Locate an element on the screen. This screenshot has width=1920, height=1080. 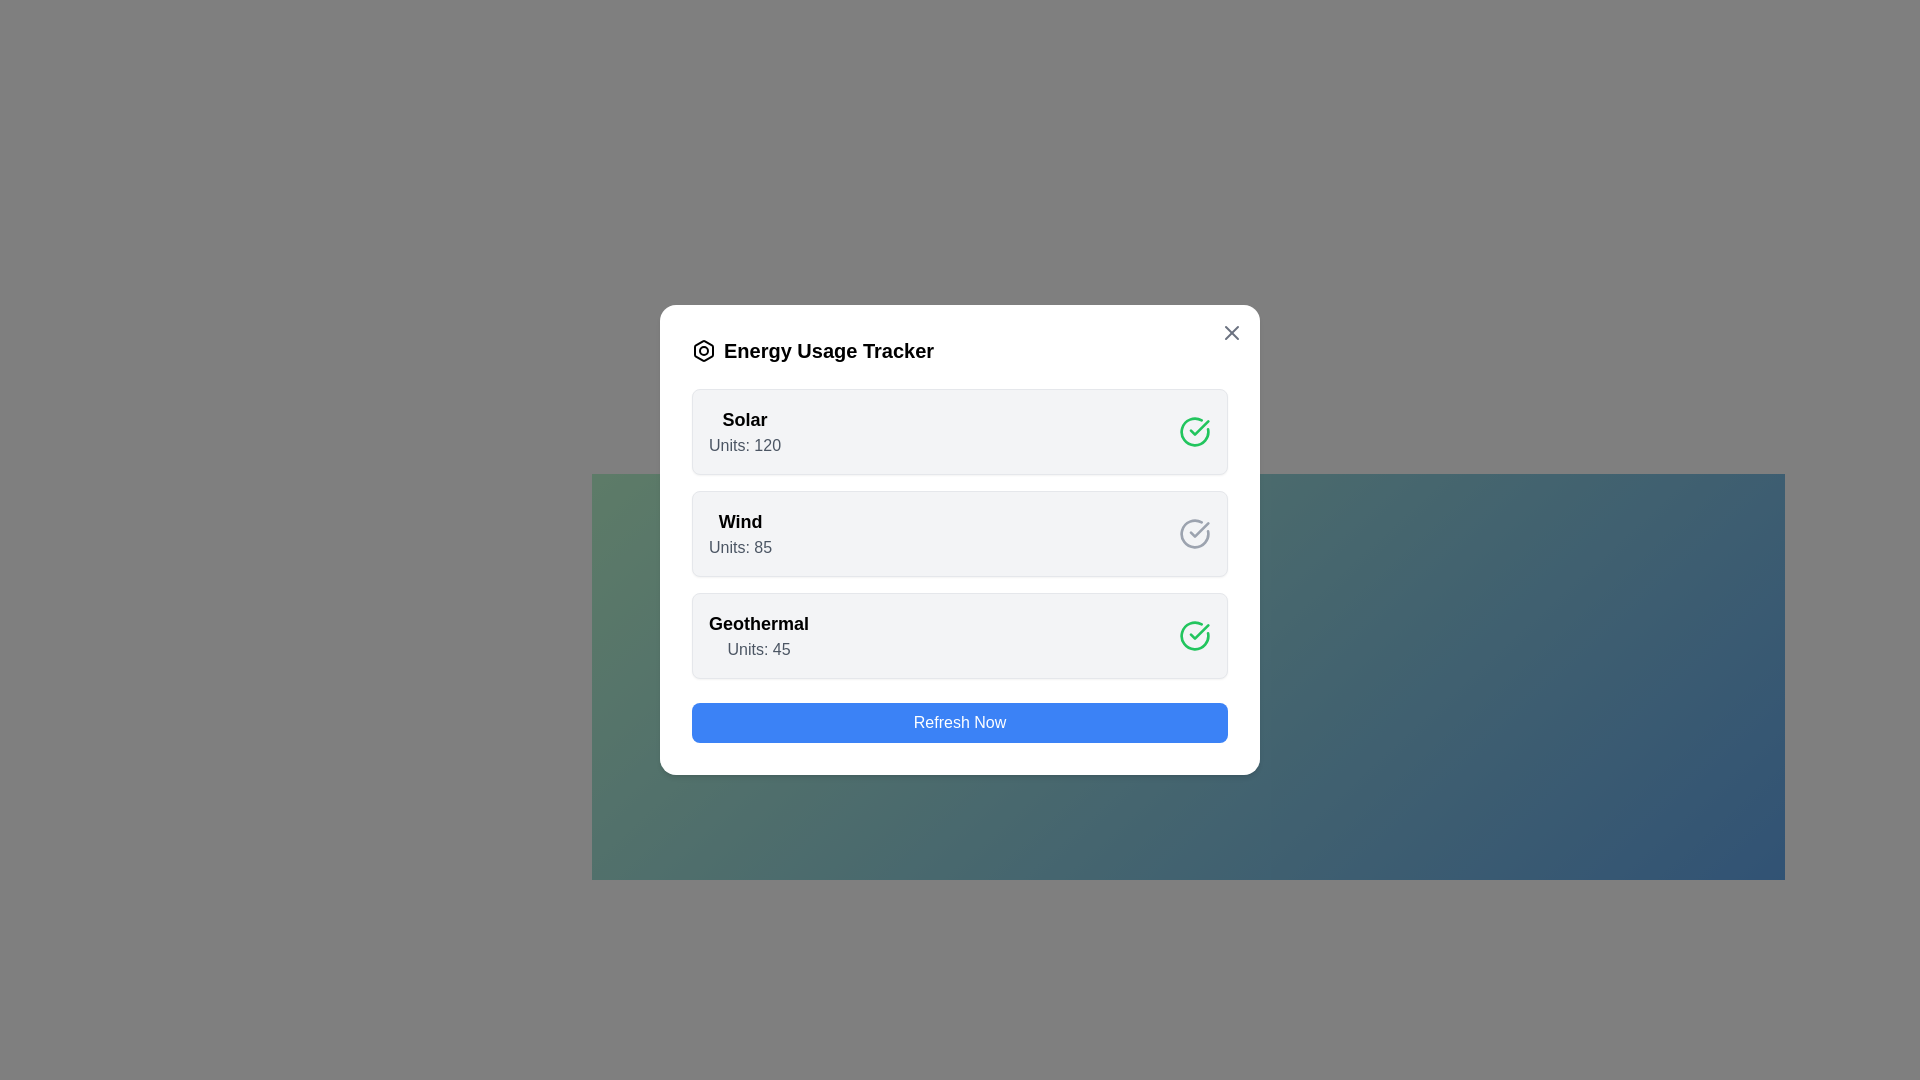
the checkmark icon that confirms the 'Geothermal' item, located on the right side of the list item and part of the SVG icon is located at coordinates (1199, 528).